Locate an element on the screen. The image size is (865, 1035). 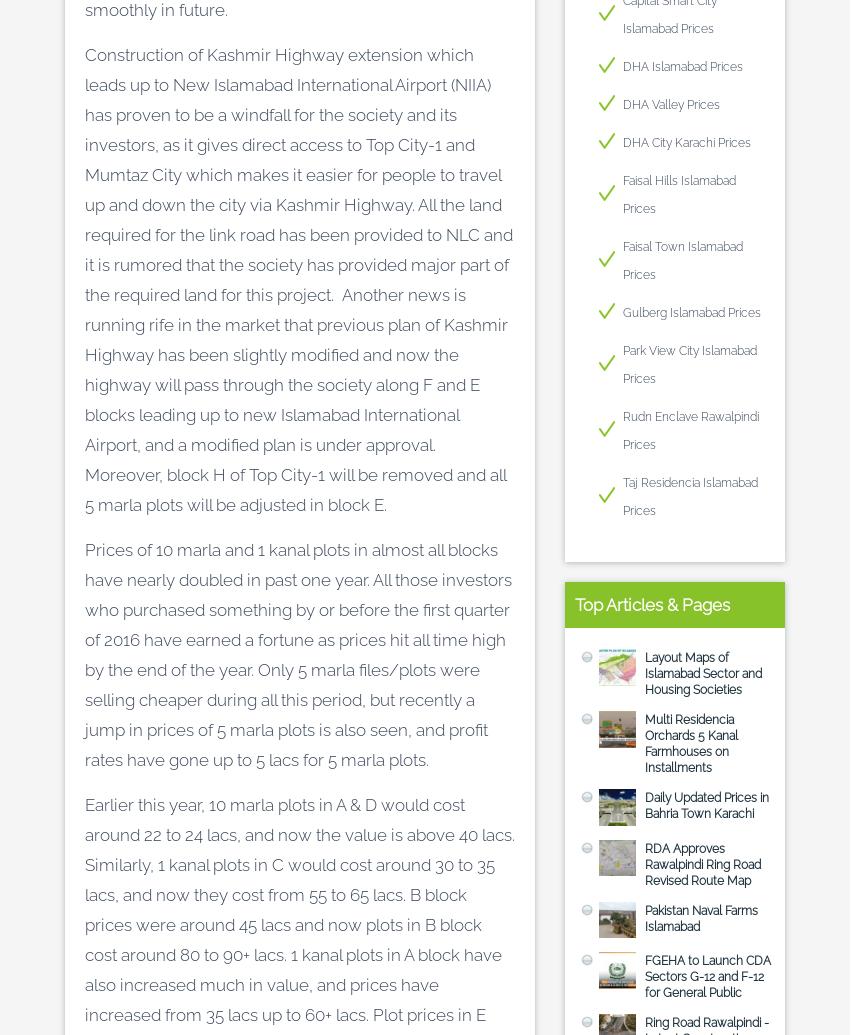
'Pakistan Naval Farms Islamabad' is located at coordinates (643, 917).